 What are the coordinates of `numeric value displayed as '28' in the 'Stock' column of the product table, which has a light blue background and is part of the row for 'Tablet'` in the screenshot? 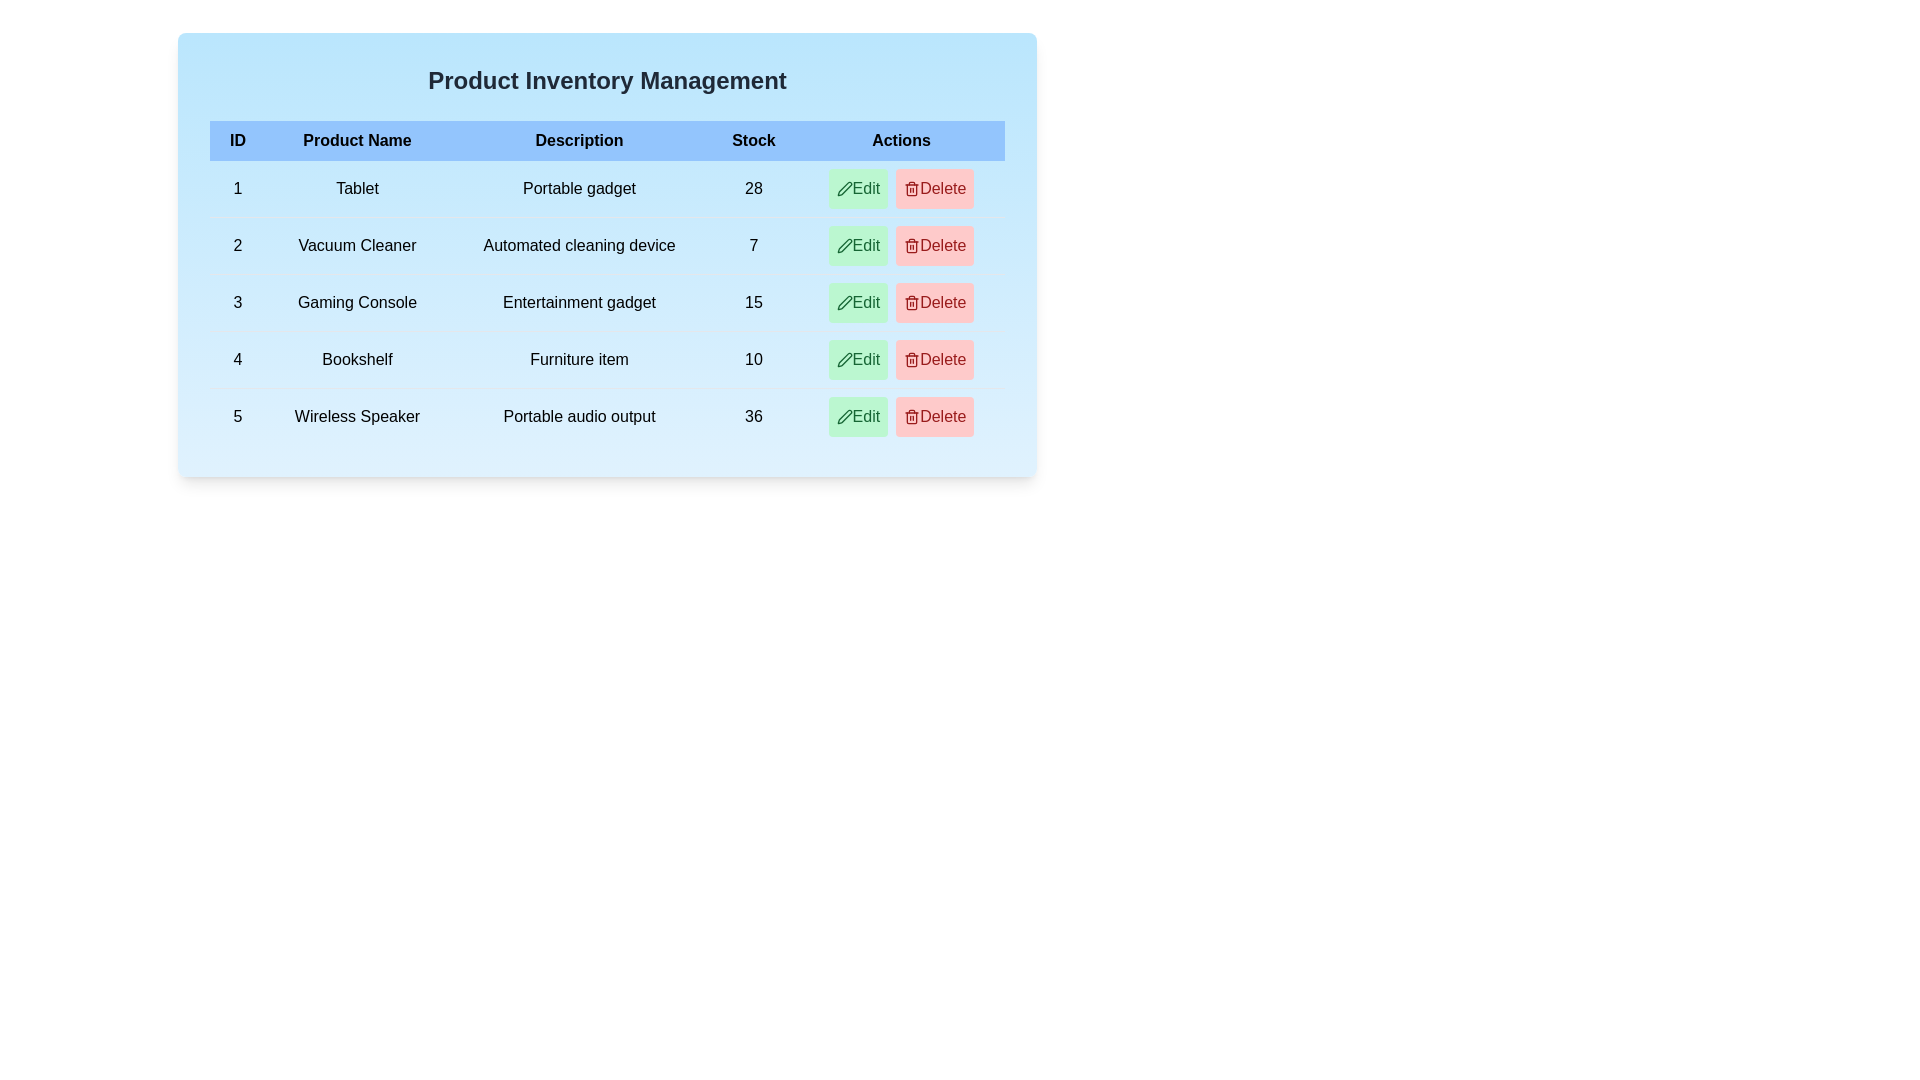 It's located at (752, 189).